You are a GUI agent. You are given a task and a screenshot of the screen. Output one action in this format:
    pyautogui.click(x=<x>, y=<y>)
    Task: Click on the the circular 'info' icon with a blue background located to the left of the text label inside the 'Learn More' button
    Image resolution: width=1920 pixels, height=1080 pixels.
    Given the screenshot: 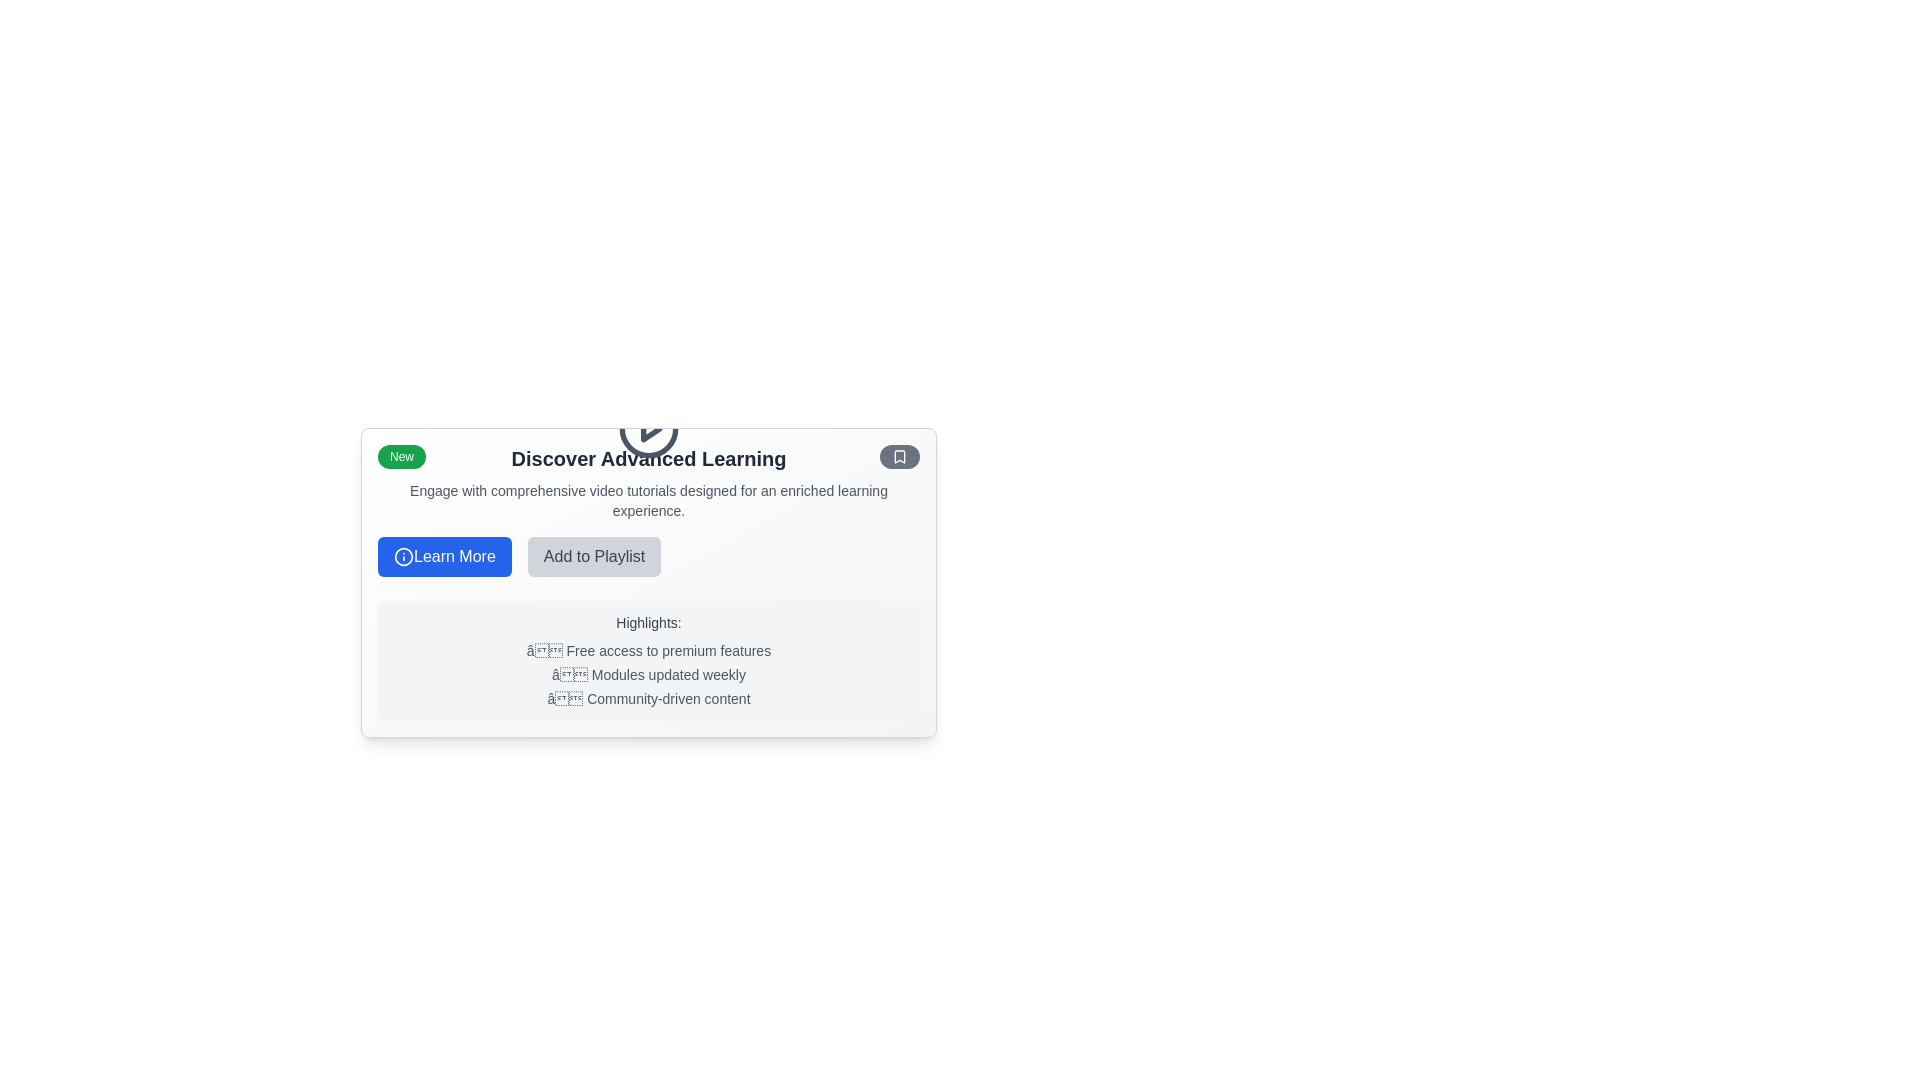 What is the action you would take?
    pyautogui.click(x=402, y=556)
    